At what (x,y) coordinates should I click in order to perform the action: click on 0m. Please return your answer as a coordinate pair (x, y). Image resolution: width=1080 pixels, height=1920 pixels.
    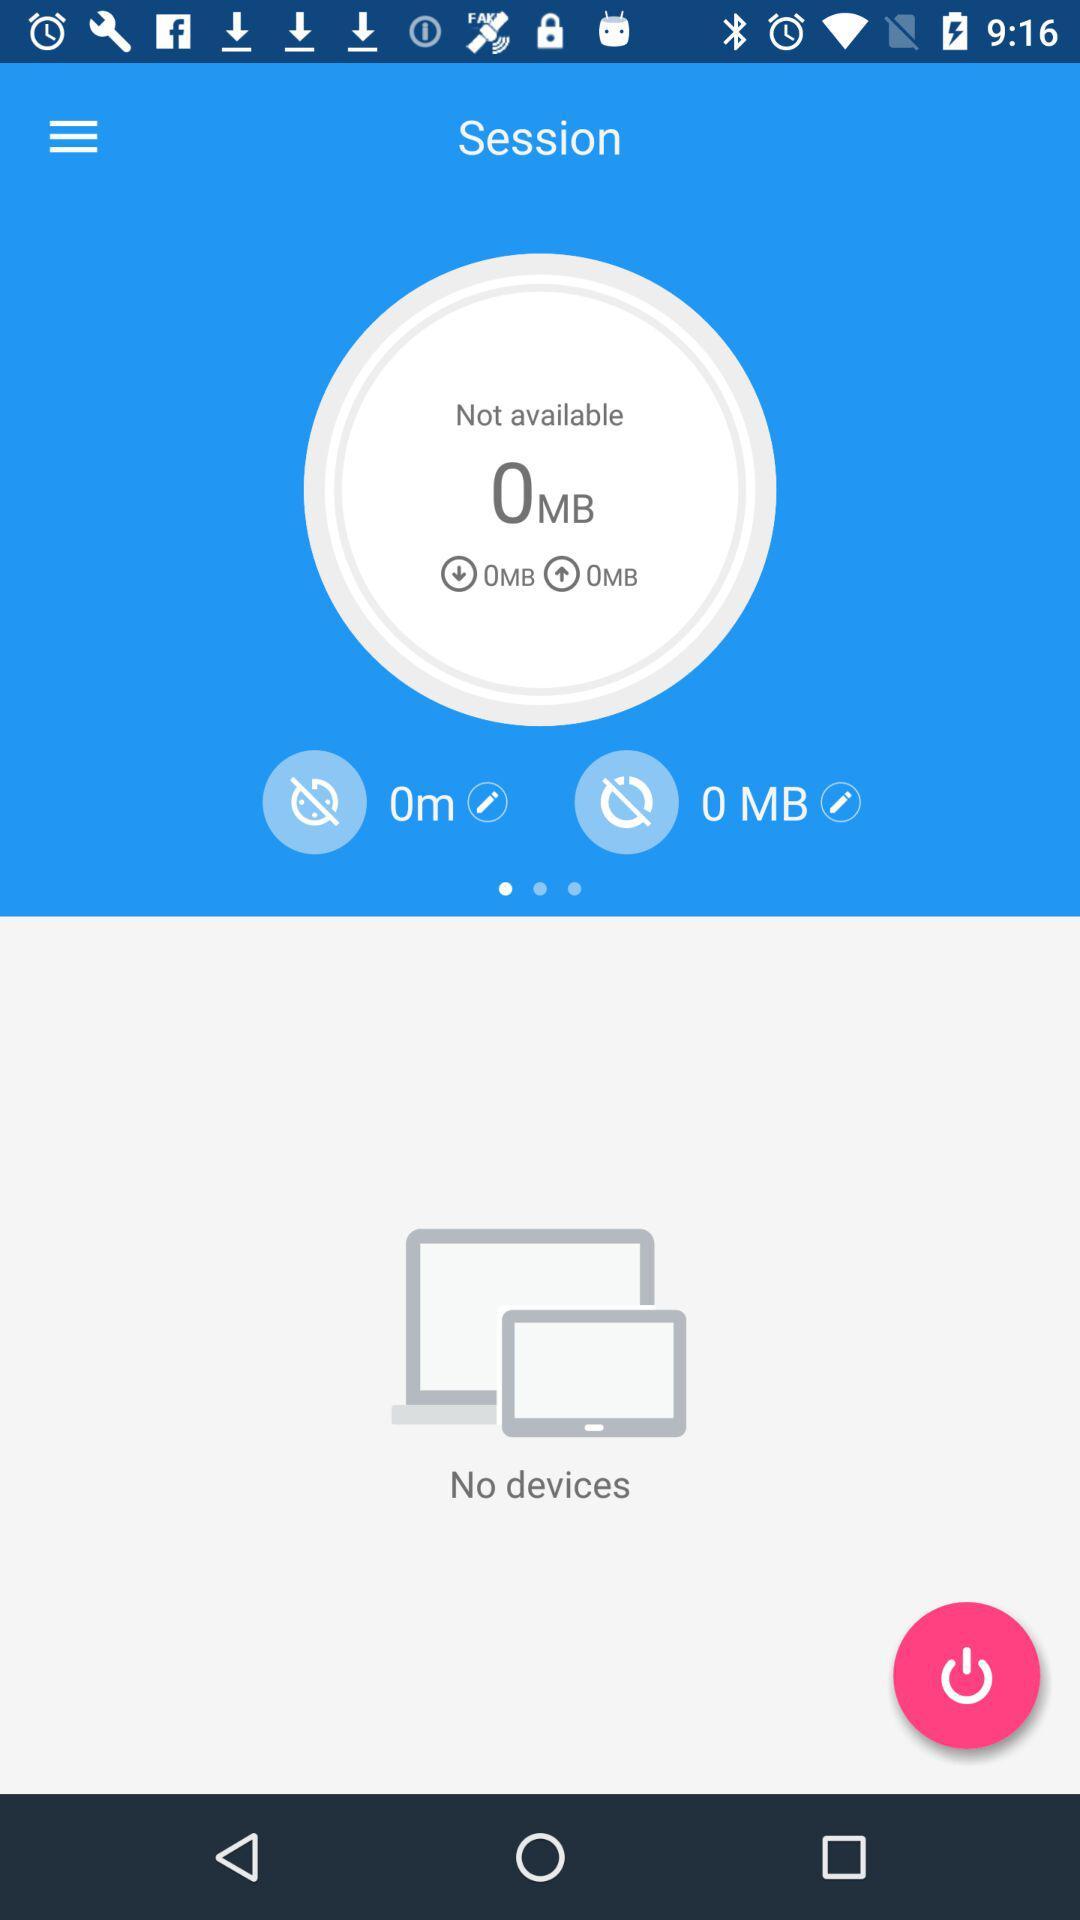
    Looking at the image, I should click on (421, 802).